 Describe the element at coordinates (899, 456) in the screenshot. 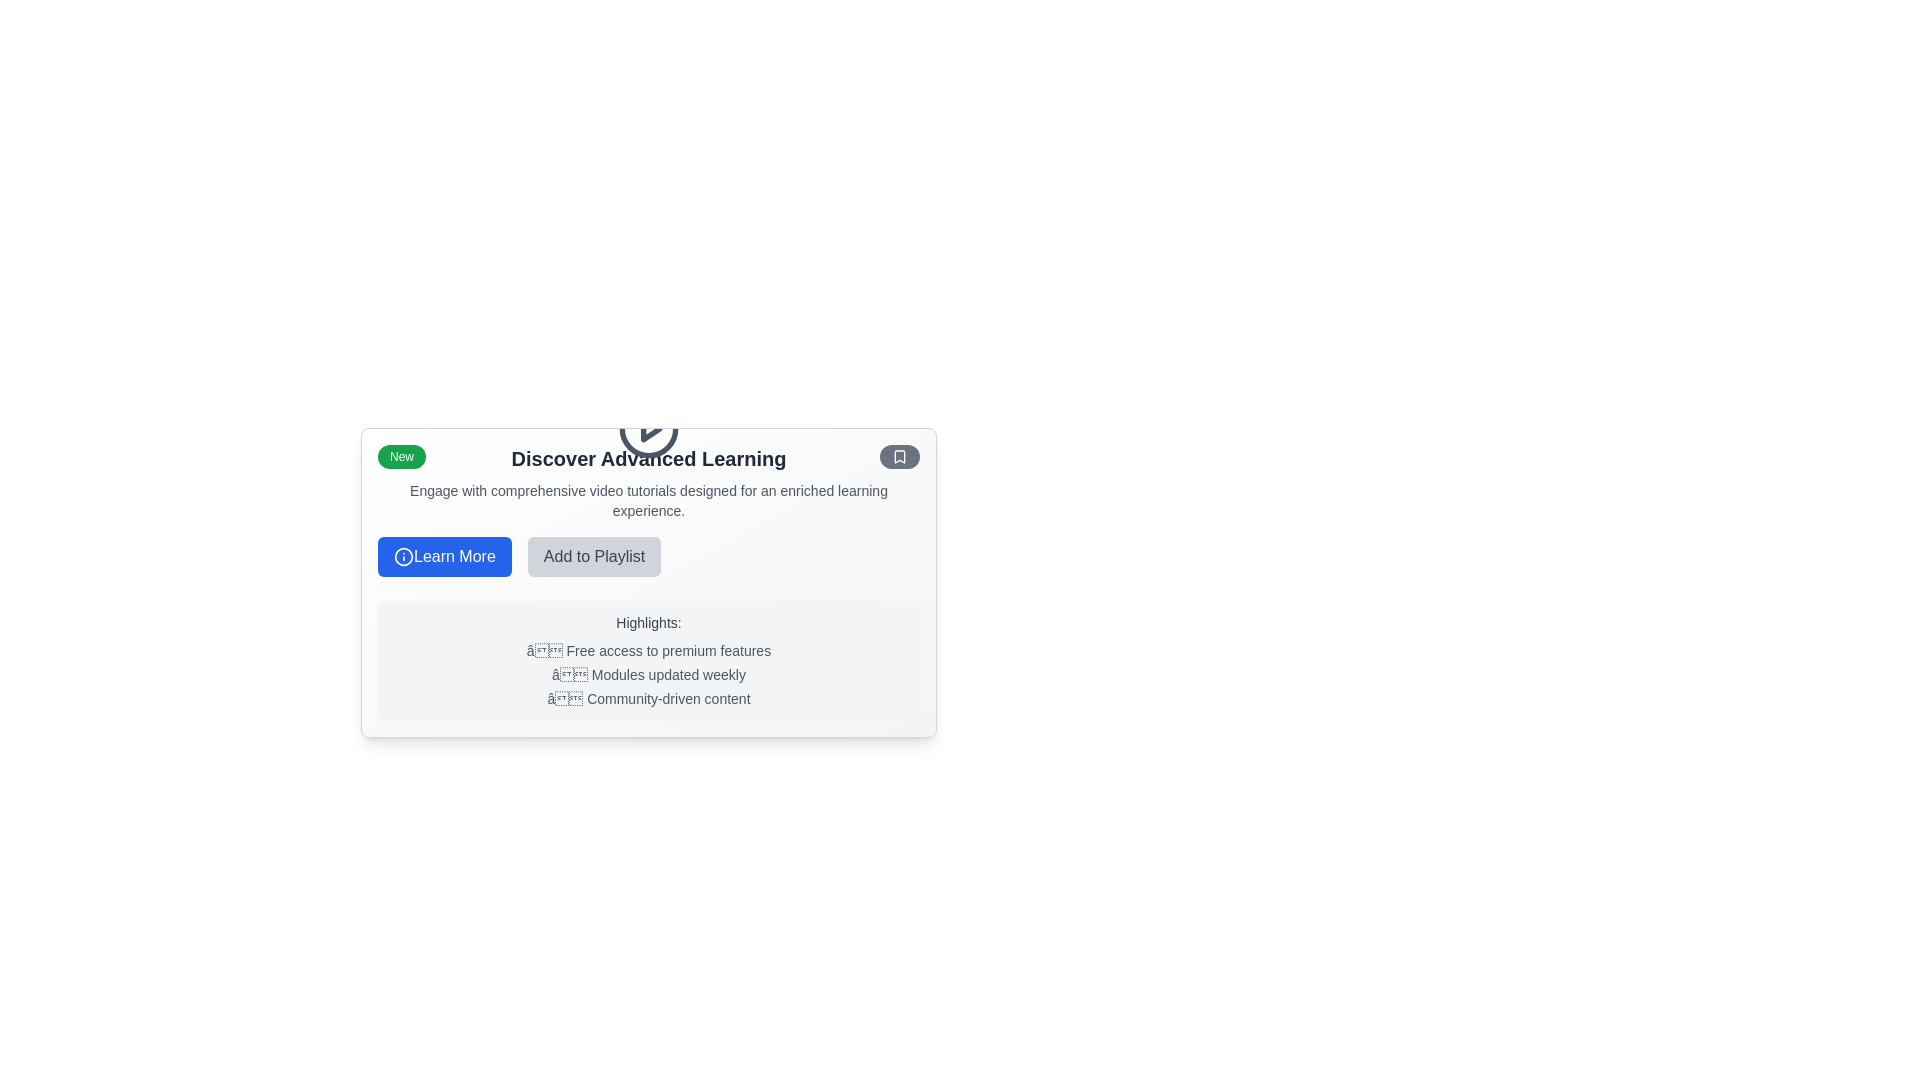

I see `the bookmark icon located at the top-right corner of the card section with the 'Discover Advanced Learning' heading` at that location.